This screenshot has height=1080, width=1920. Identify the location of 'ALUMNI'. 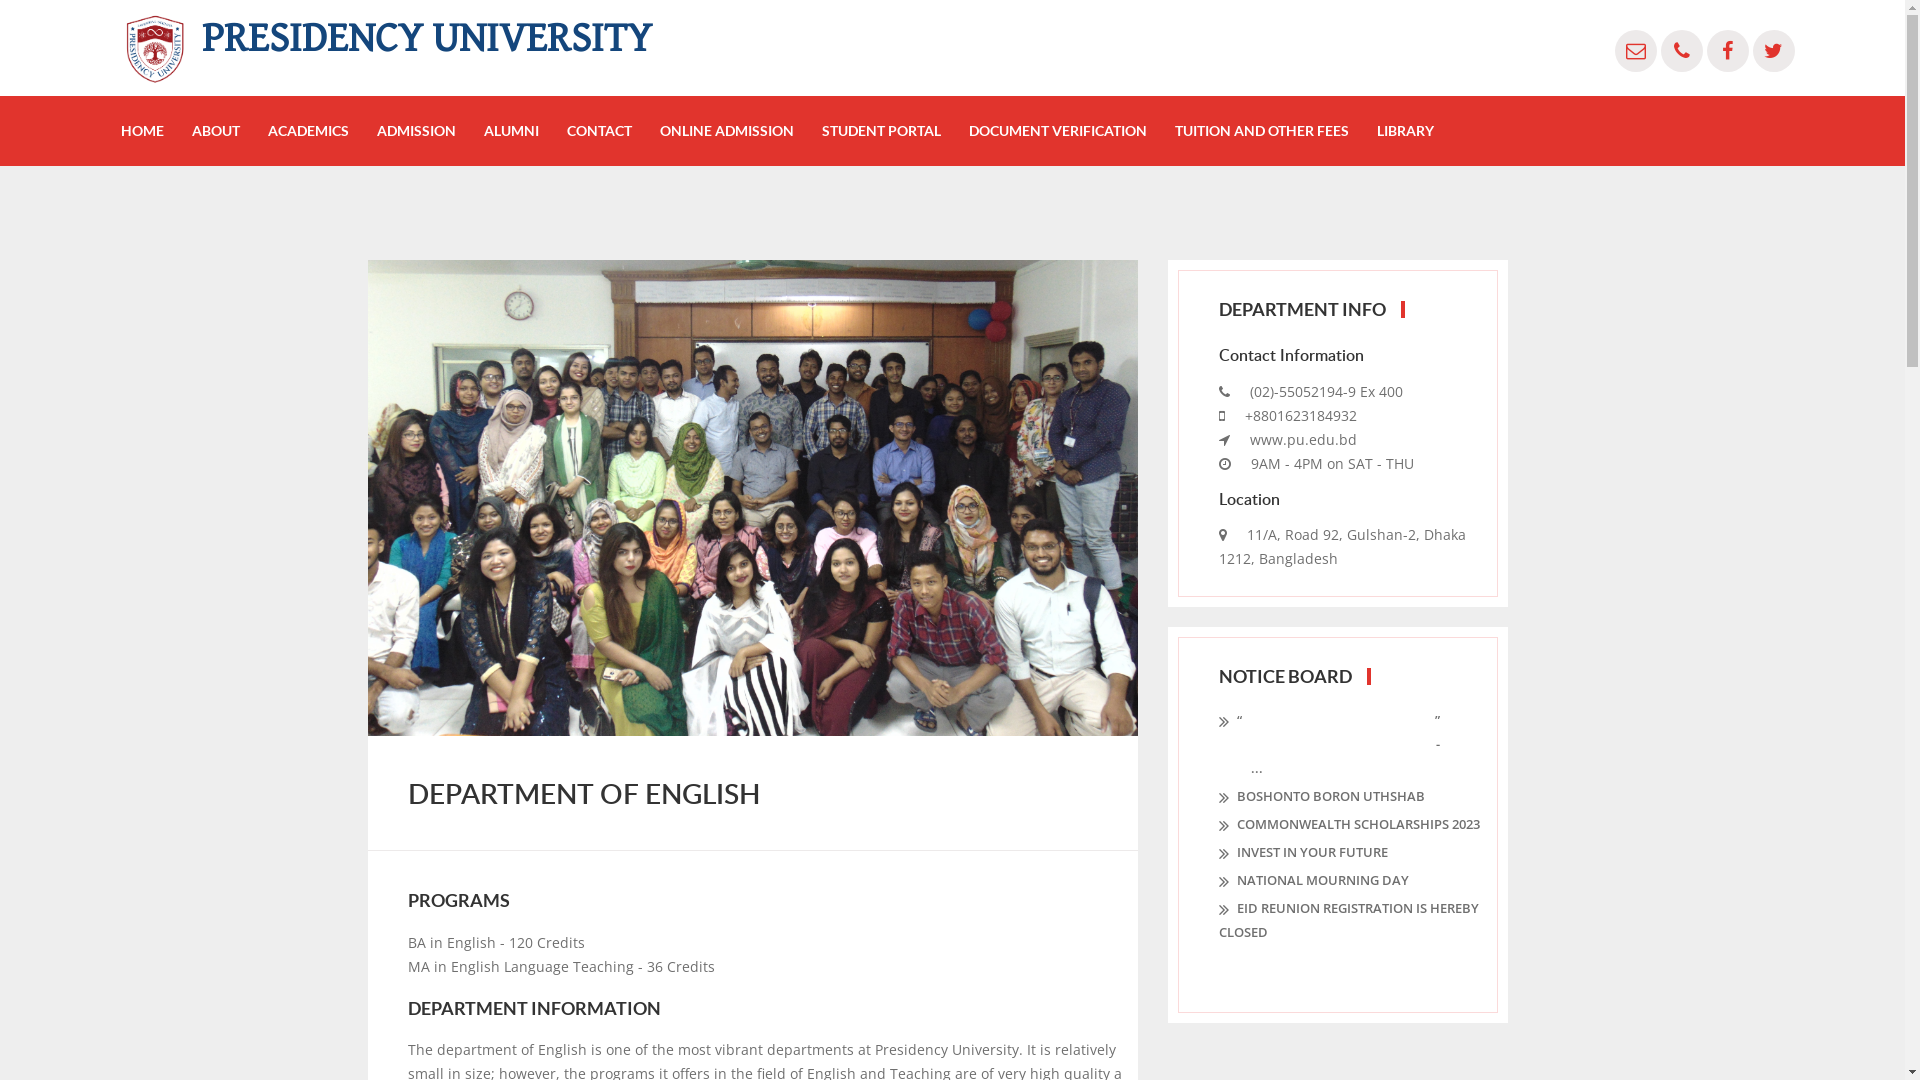
(511, 131).